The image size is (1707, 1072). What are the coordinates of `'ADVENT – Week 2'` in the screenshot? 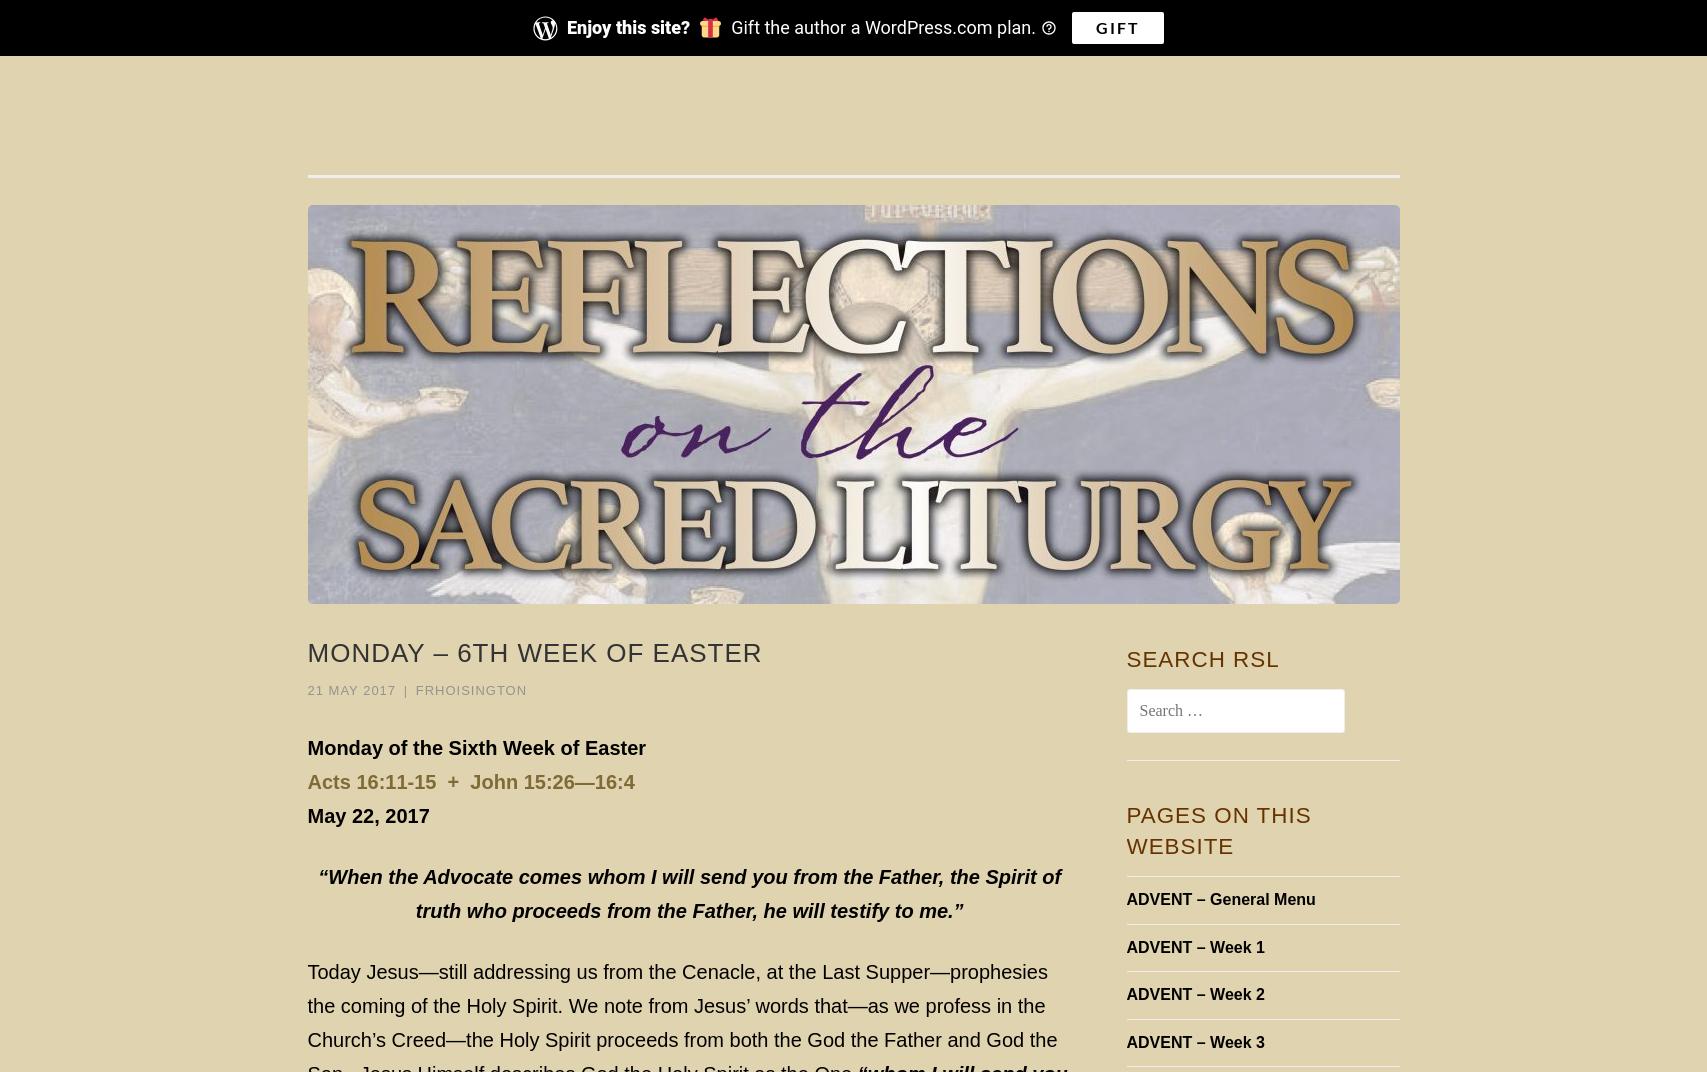 It's located at (1194, 993).